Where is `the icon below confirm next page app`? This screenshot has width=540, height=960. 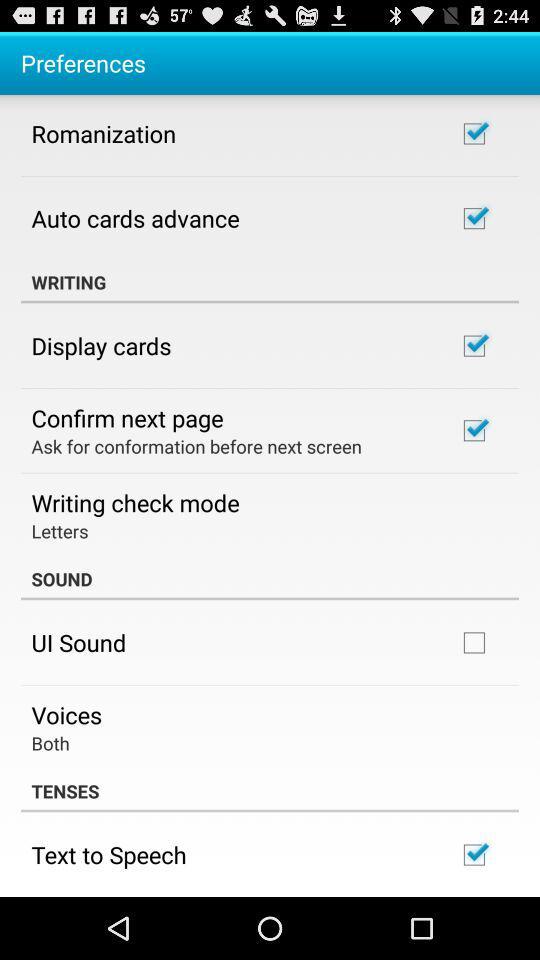 the icon below confirm next page app is located at coordinates (196, 446).